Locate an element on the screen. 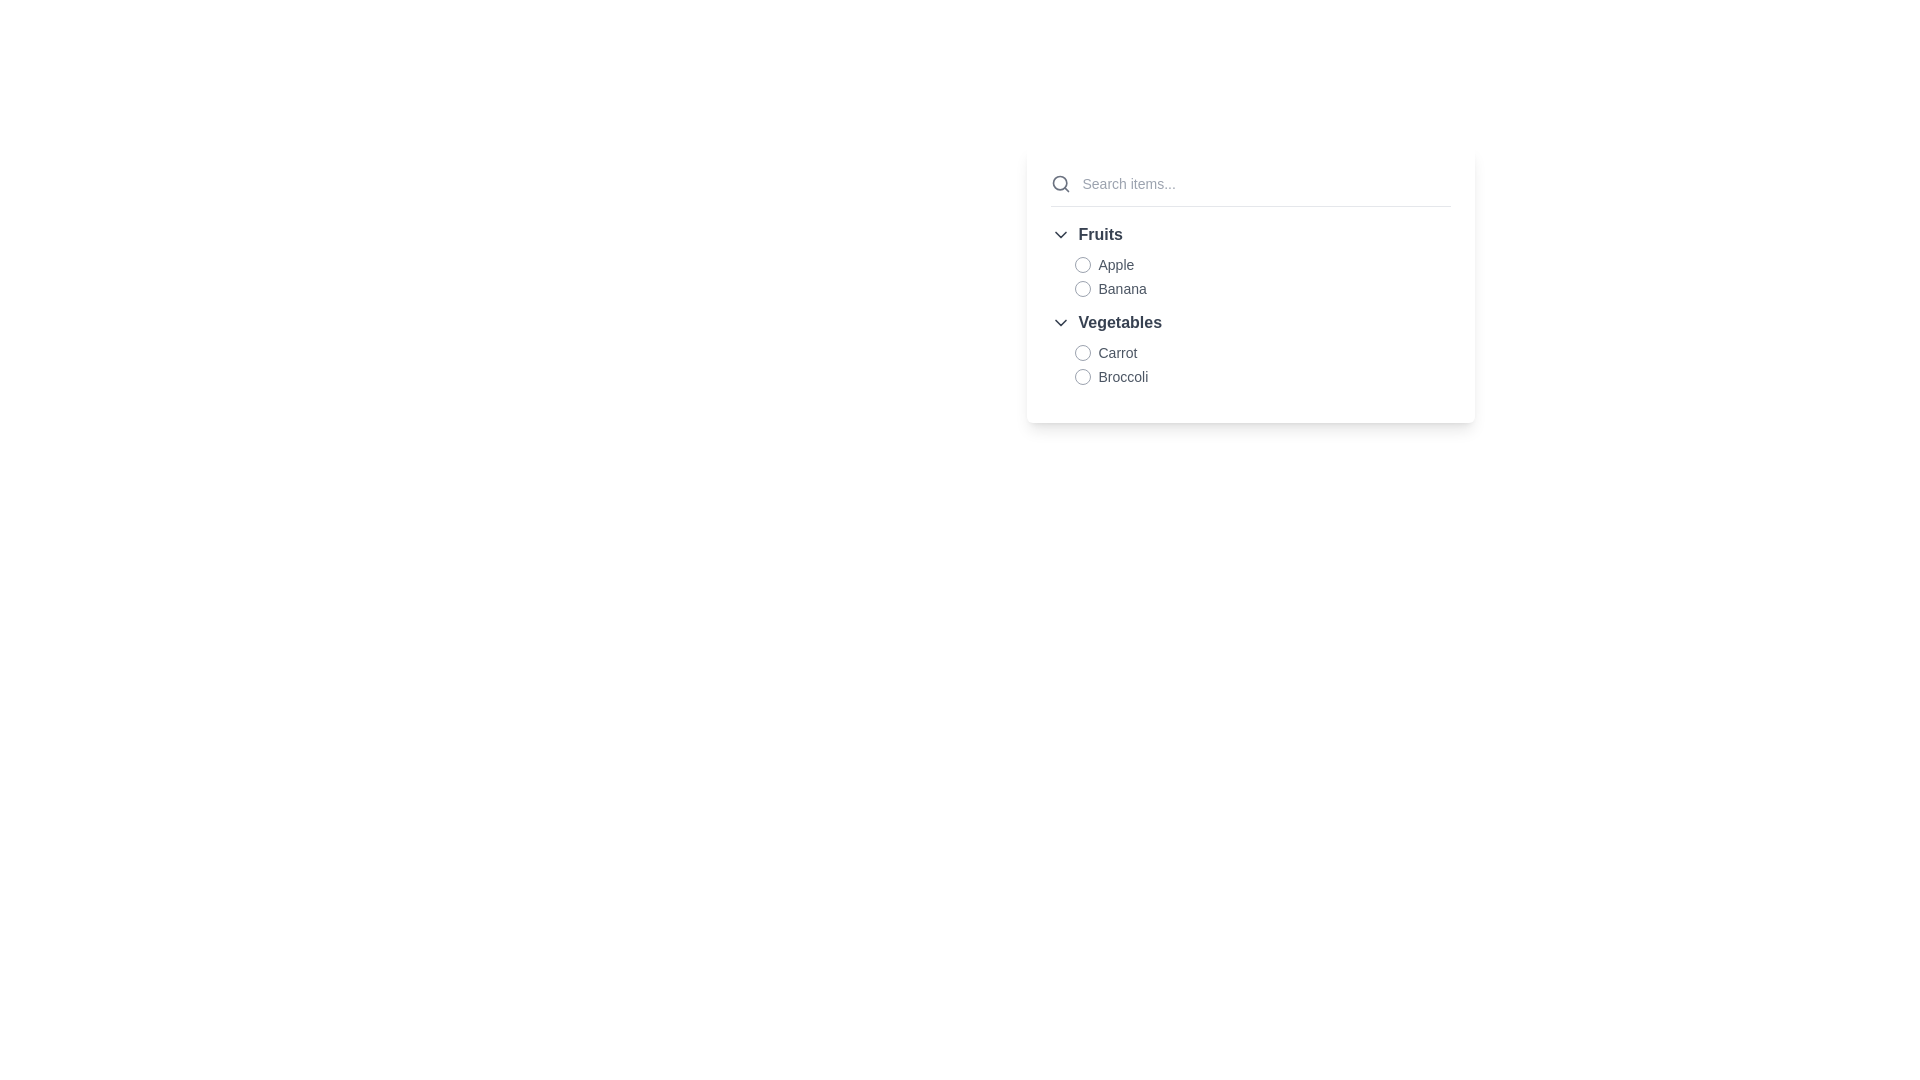 The width and height of the screenshot is (1920, 1080). the radio button for the 'Banana' option in the 'Fruits' category is located at coordinates (1081, 289).